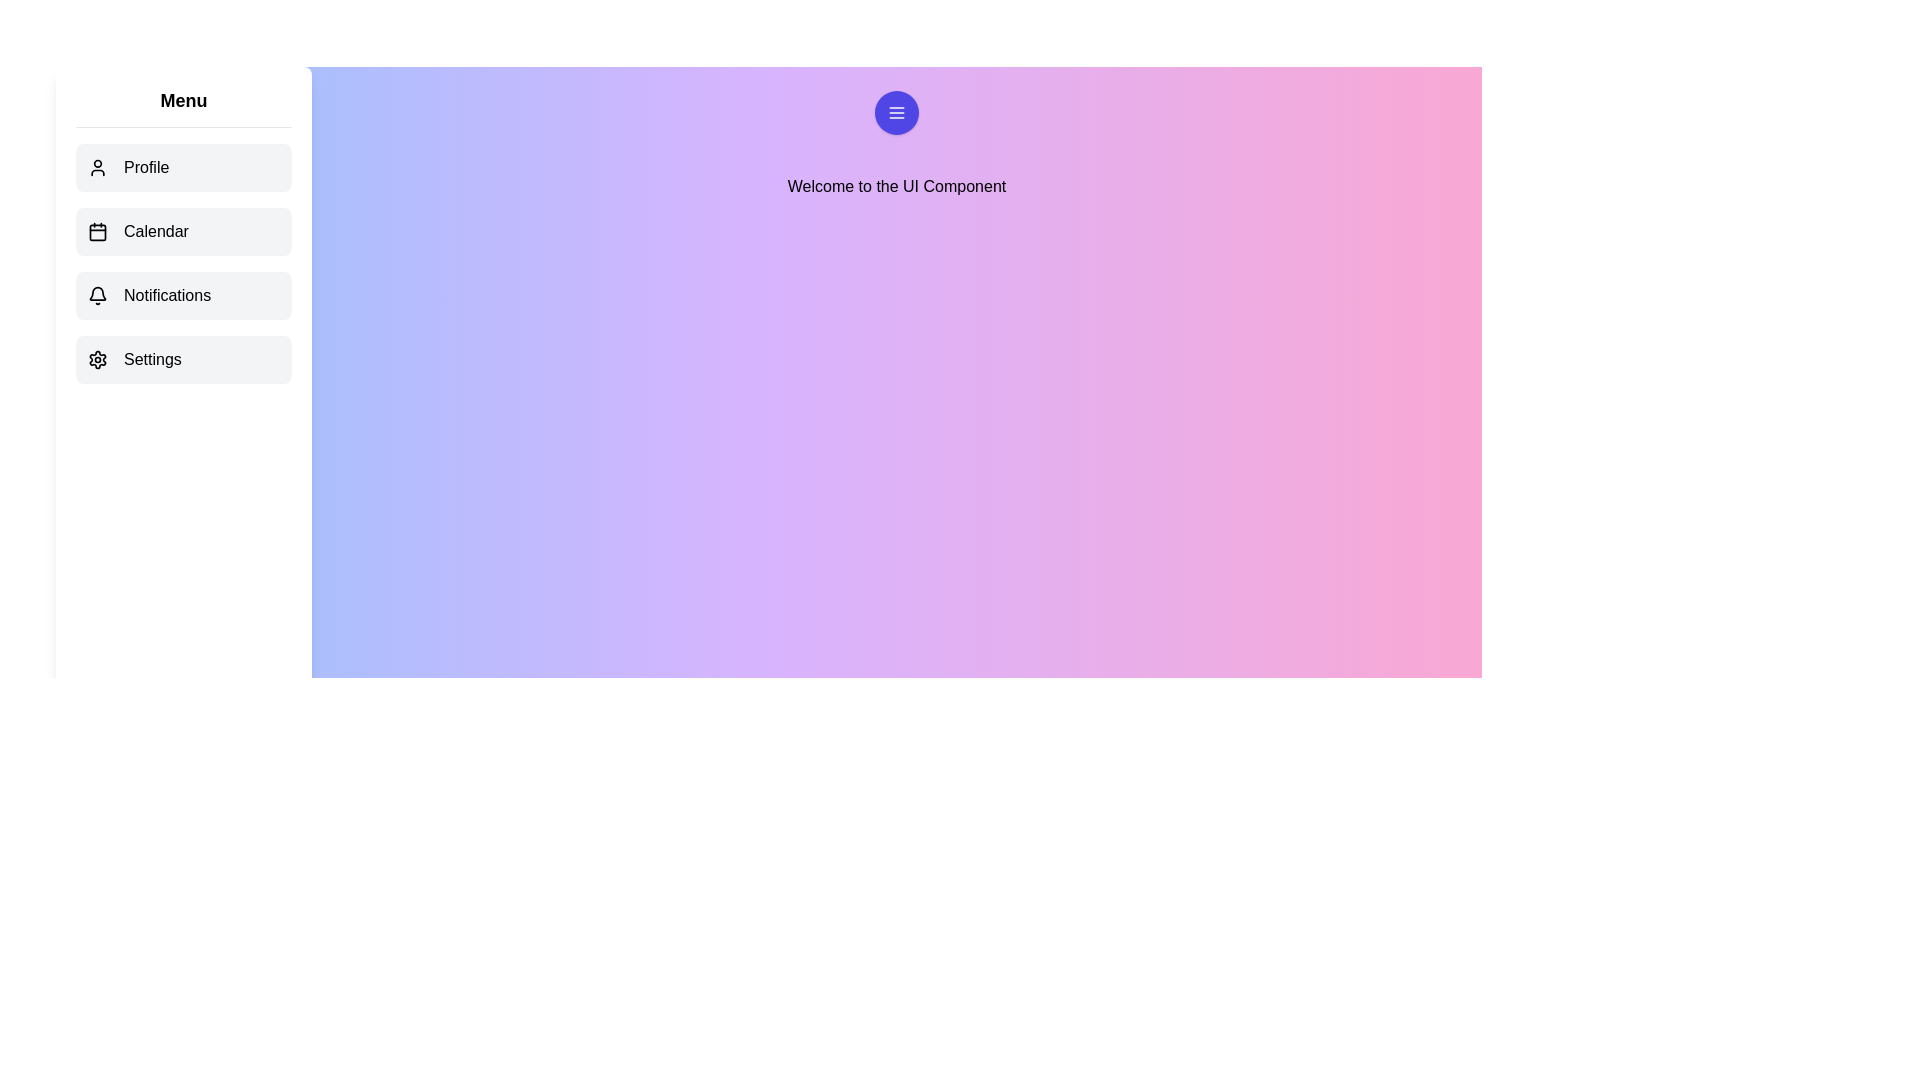 The image size is (1920, 1080). What do you see at coordinates (183, 167) in the screenshot?
I see `the menu item Profile to observe the hover effect` at bounding box center [183, 167].